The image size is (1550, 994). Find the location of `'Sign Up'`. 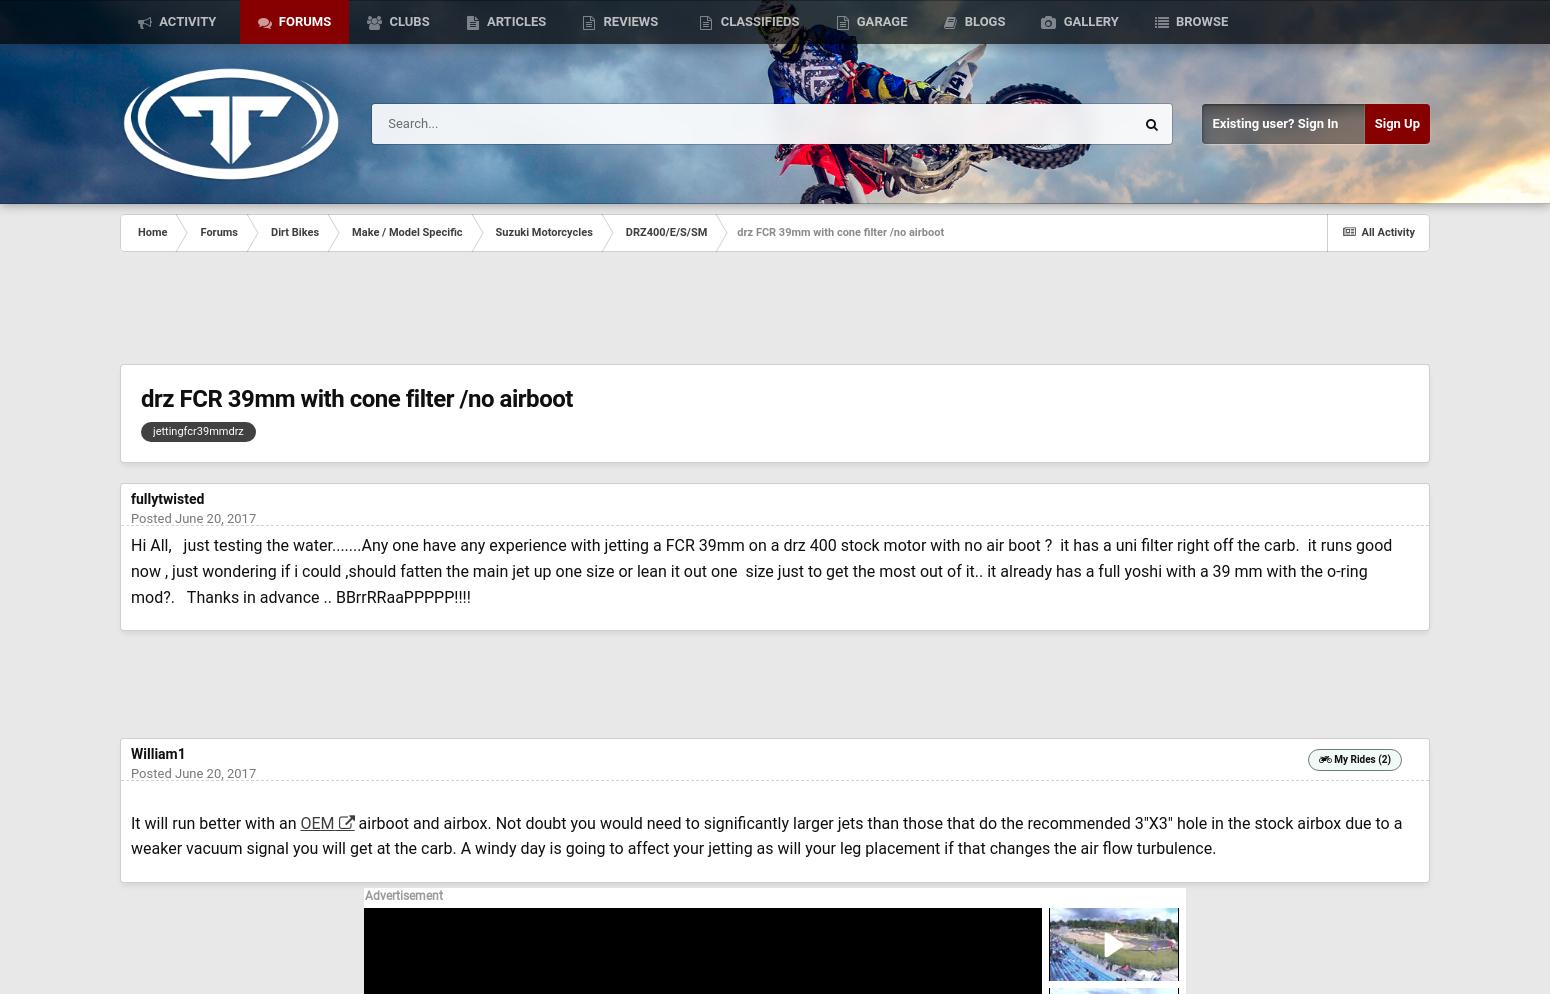

'Sign Up' is located at coordinates (1396, 122).